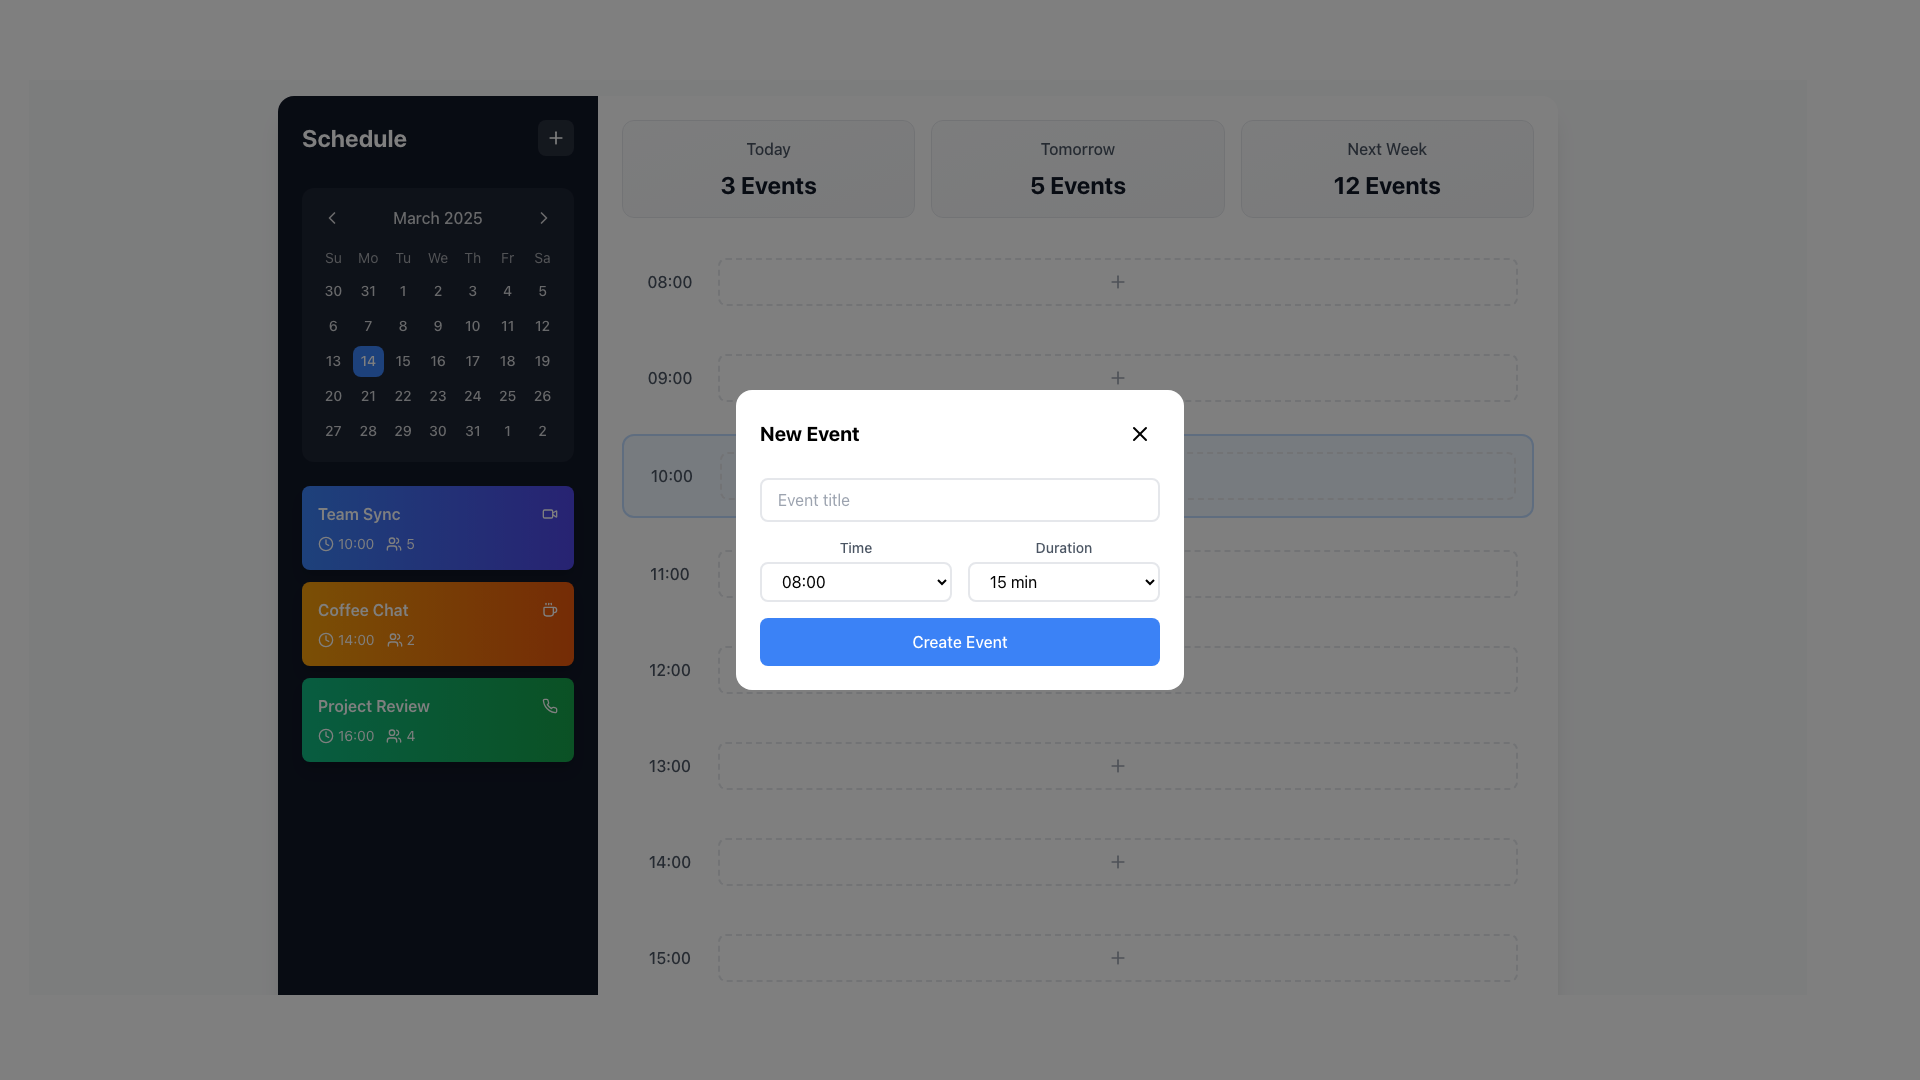 Image resolution: width=1920 pixels, height=1080 pixels. Describe the element at coordinates (436, 325) in the screenshot. I see `the calendar date button displaying the number '9' in light white text, located in the second row and fourth column of the March 2025 calendar grid` at that location.